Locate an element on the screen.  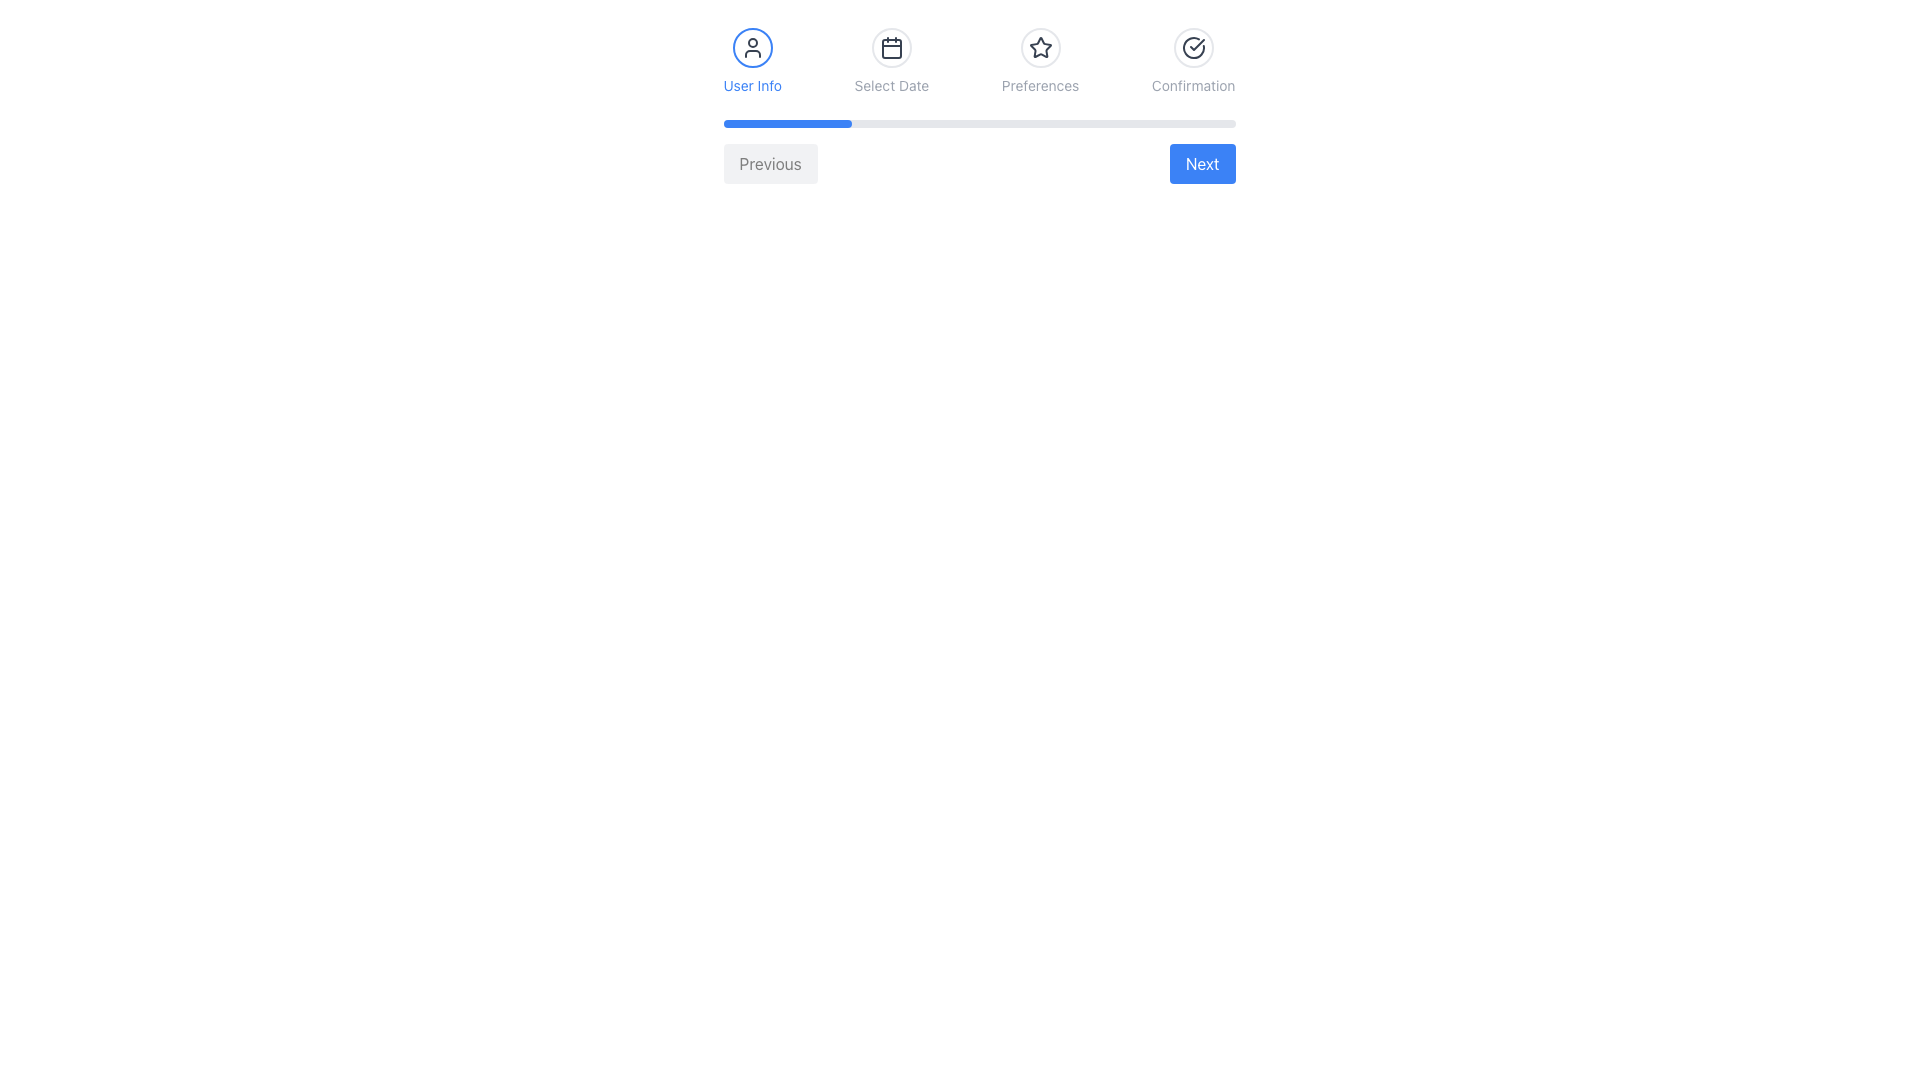
the Step Indicator element labeled 'Preferences', which consists of a gray star icon in a circular border and the text 'Preferences' below it is located at coordinates (1040, 60).